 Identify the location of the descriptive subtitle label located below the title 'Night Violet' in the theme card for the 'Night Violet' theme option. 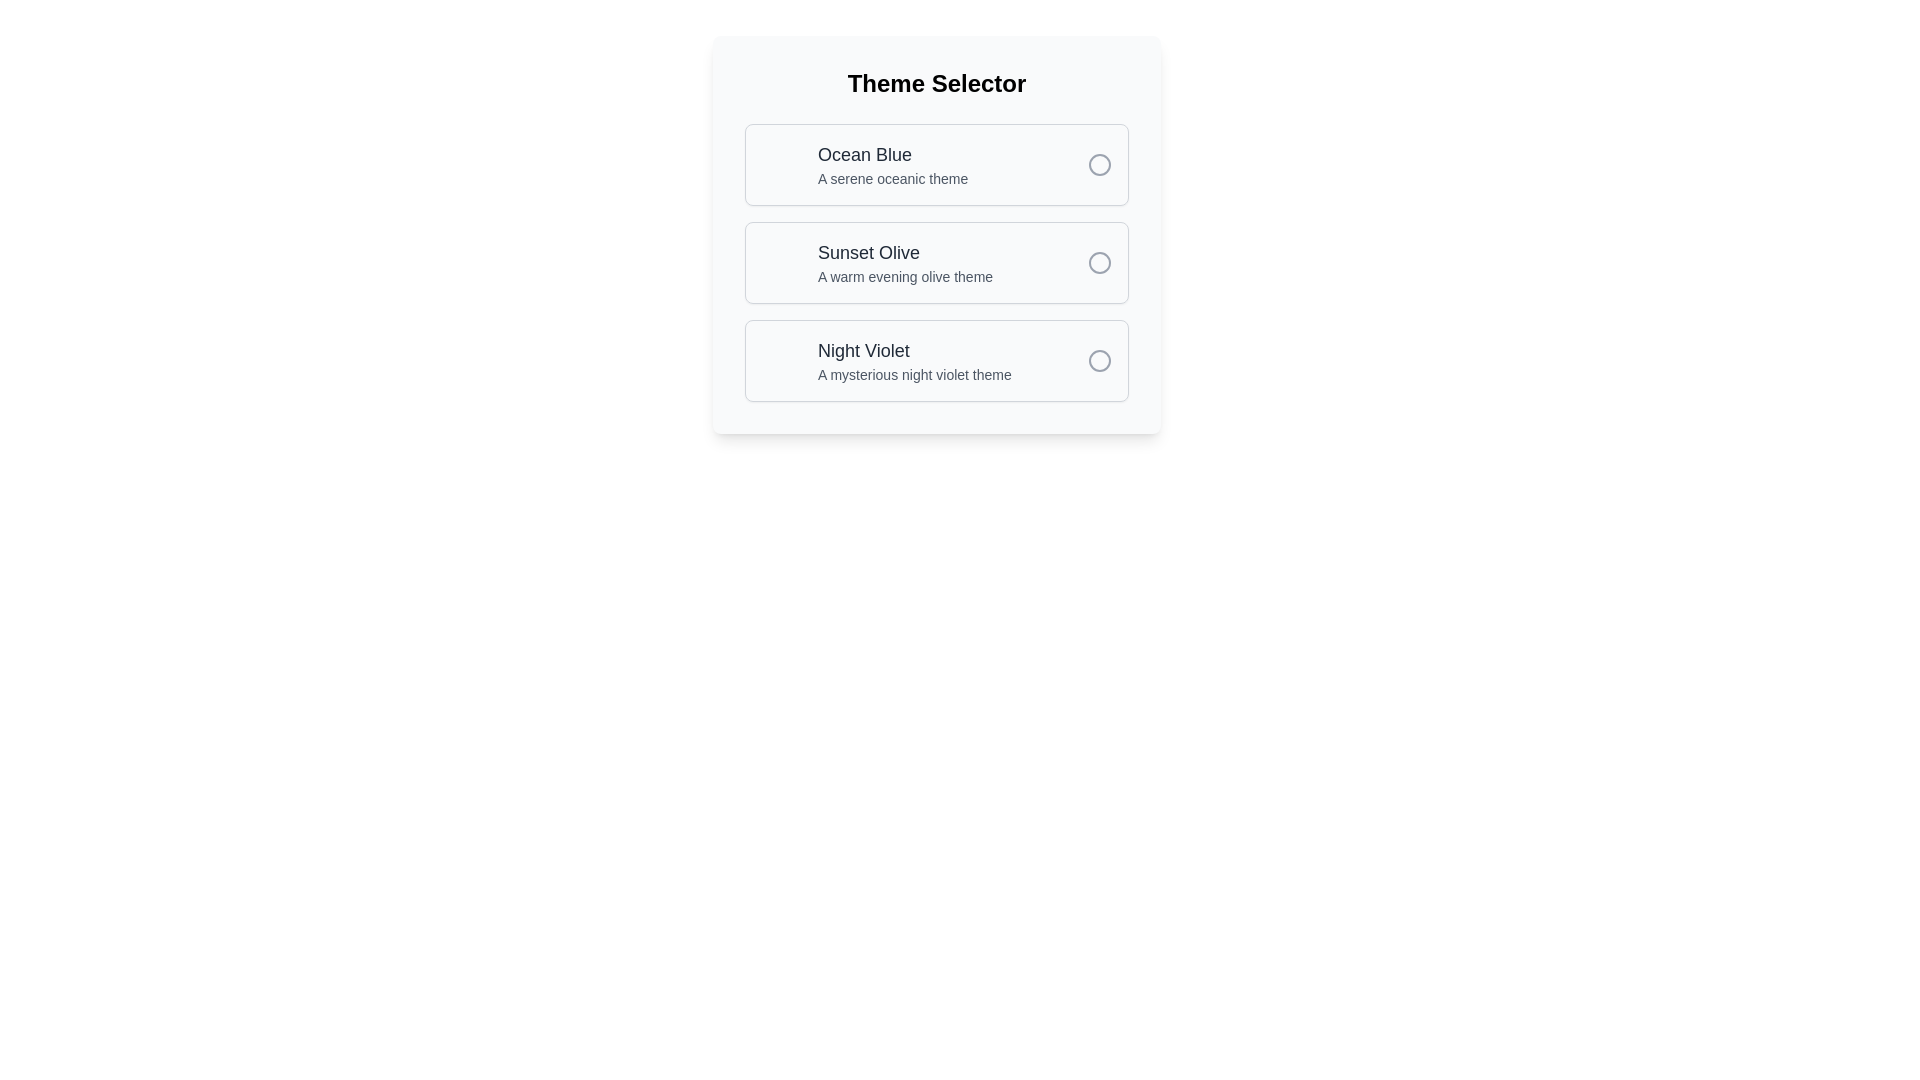
(913, 374).